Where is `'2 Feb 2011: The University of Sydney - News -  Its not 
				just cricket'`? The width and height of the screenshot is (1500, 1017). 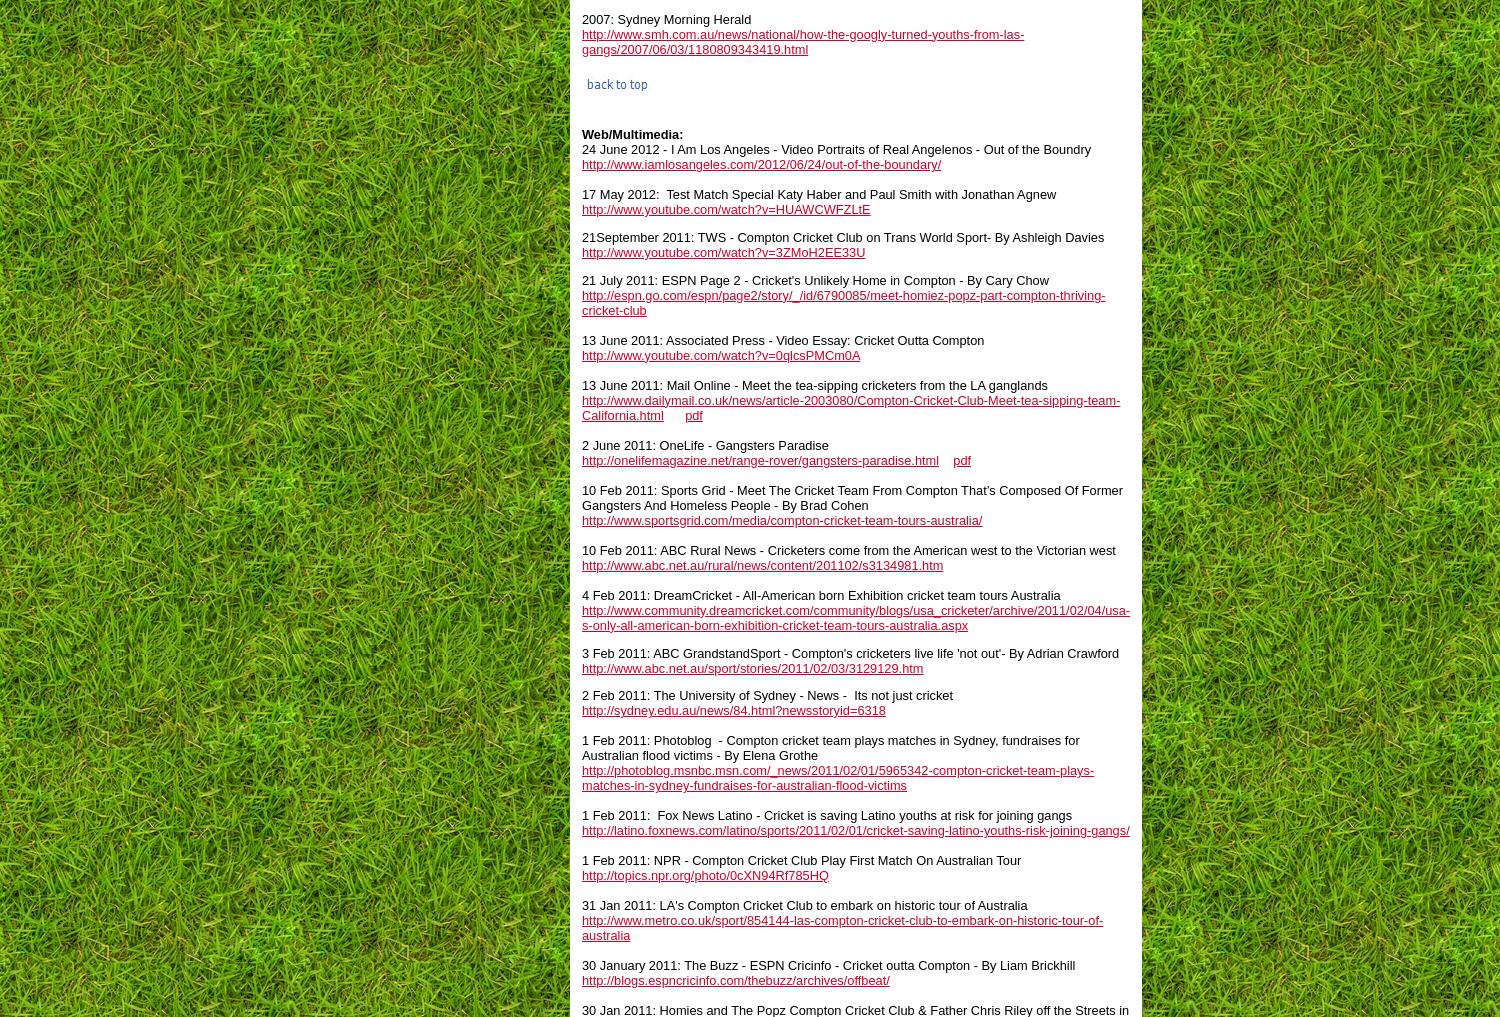
'2 Feb 2011: The University of Sydney - News -  Its not 
				just cricket' is located at coordinates (581, 694).